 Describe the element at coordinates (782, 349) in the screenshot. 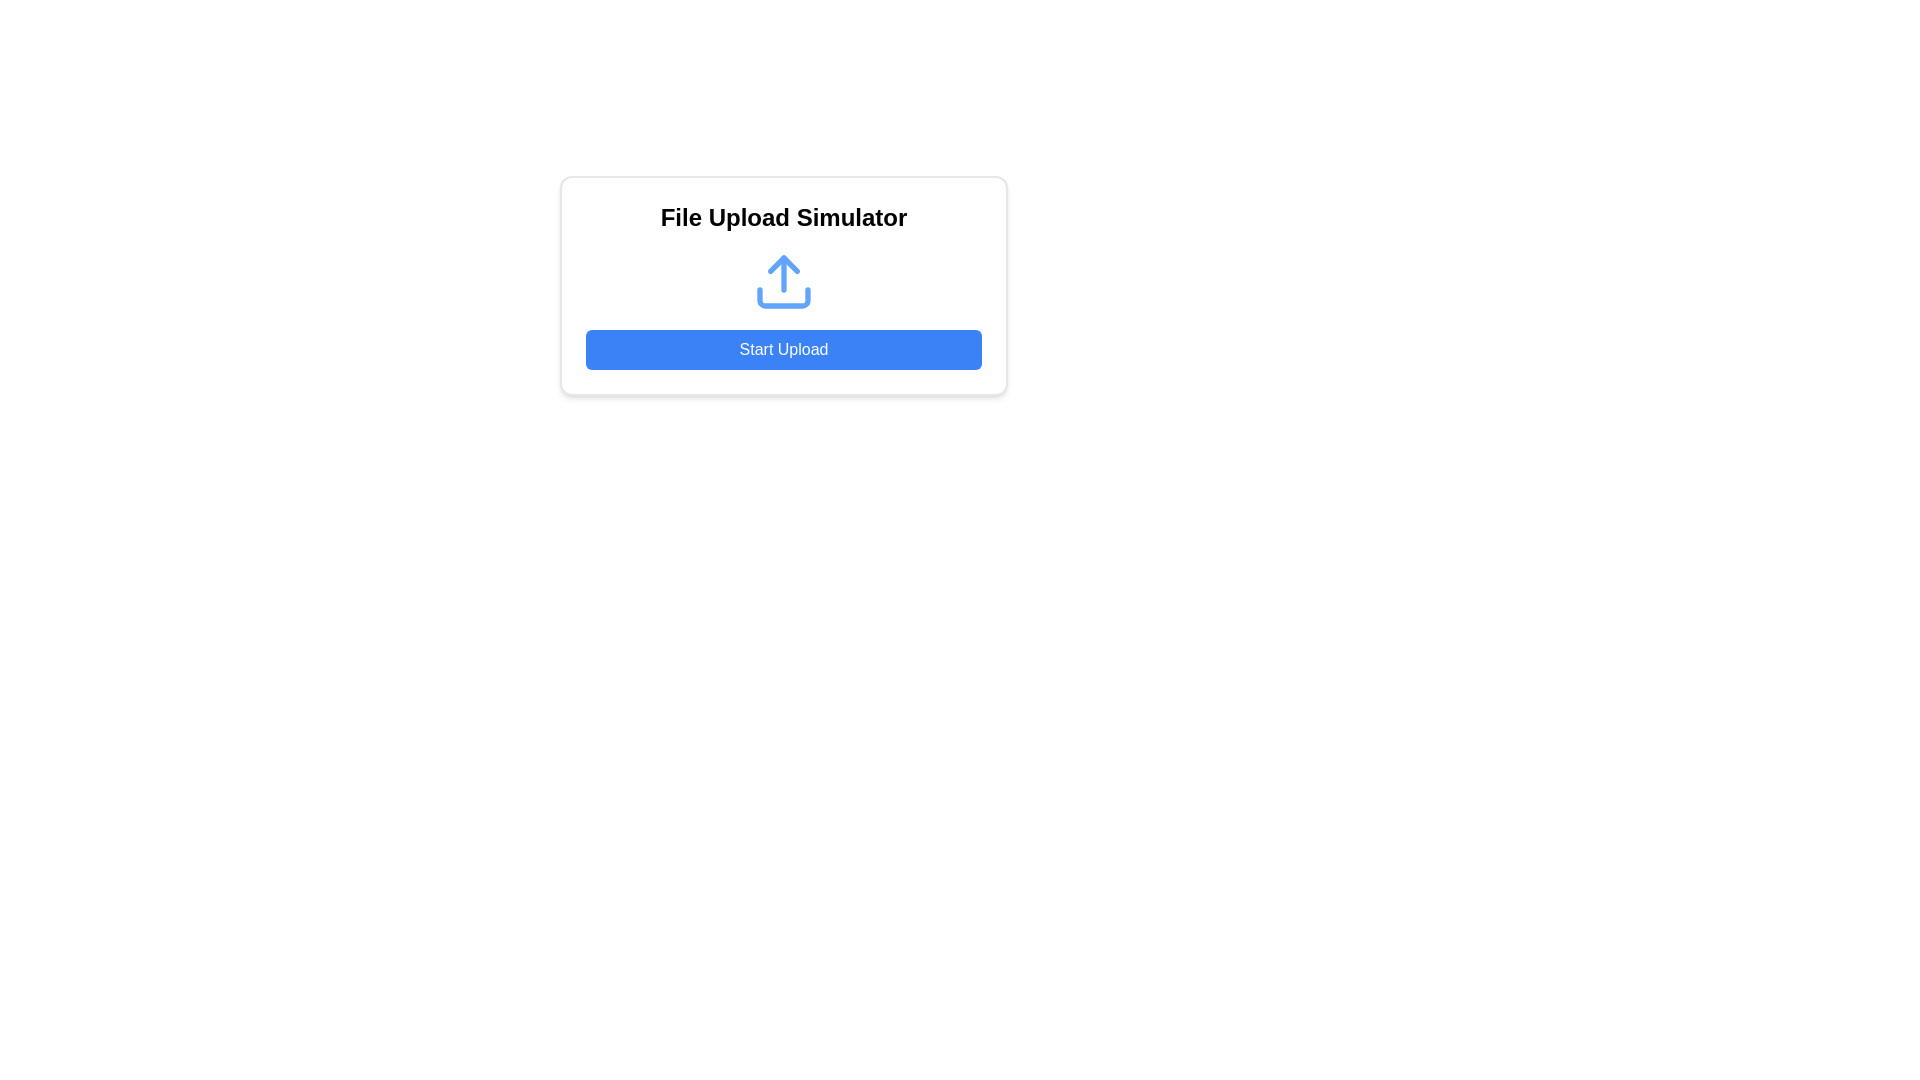

I see `the upload button located at the bottom of the white card UI titled 'File Upload Simulator' to trigger the hover effect` at that location.